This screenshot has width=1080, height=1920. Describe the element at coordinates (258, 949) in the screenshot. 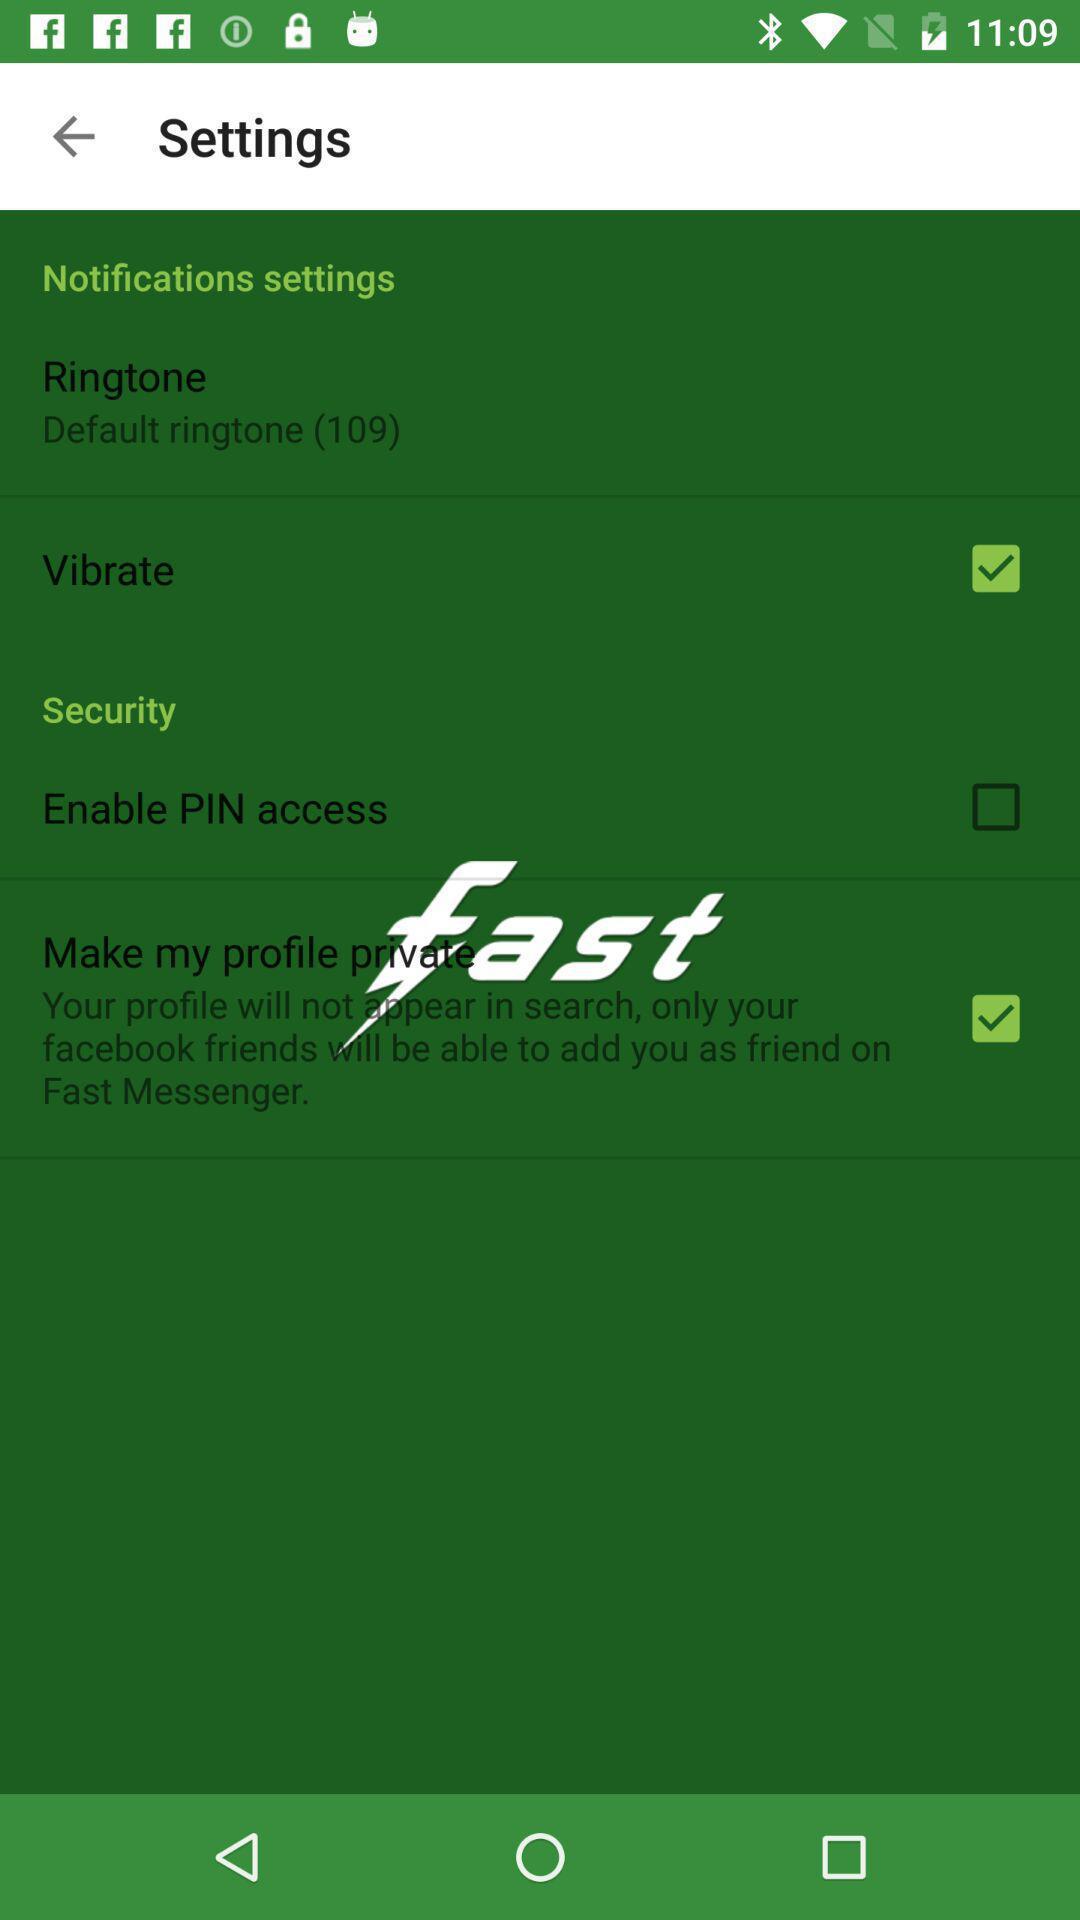

I see `the app below enable pin access item` at that location.